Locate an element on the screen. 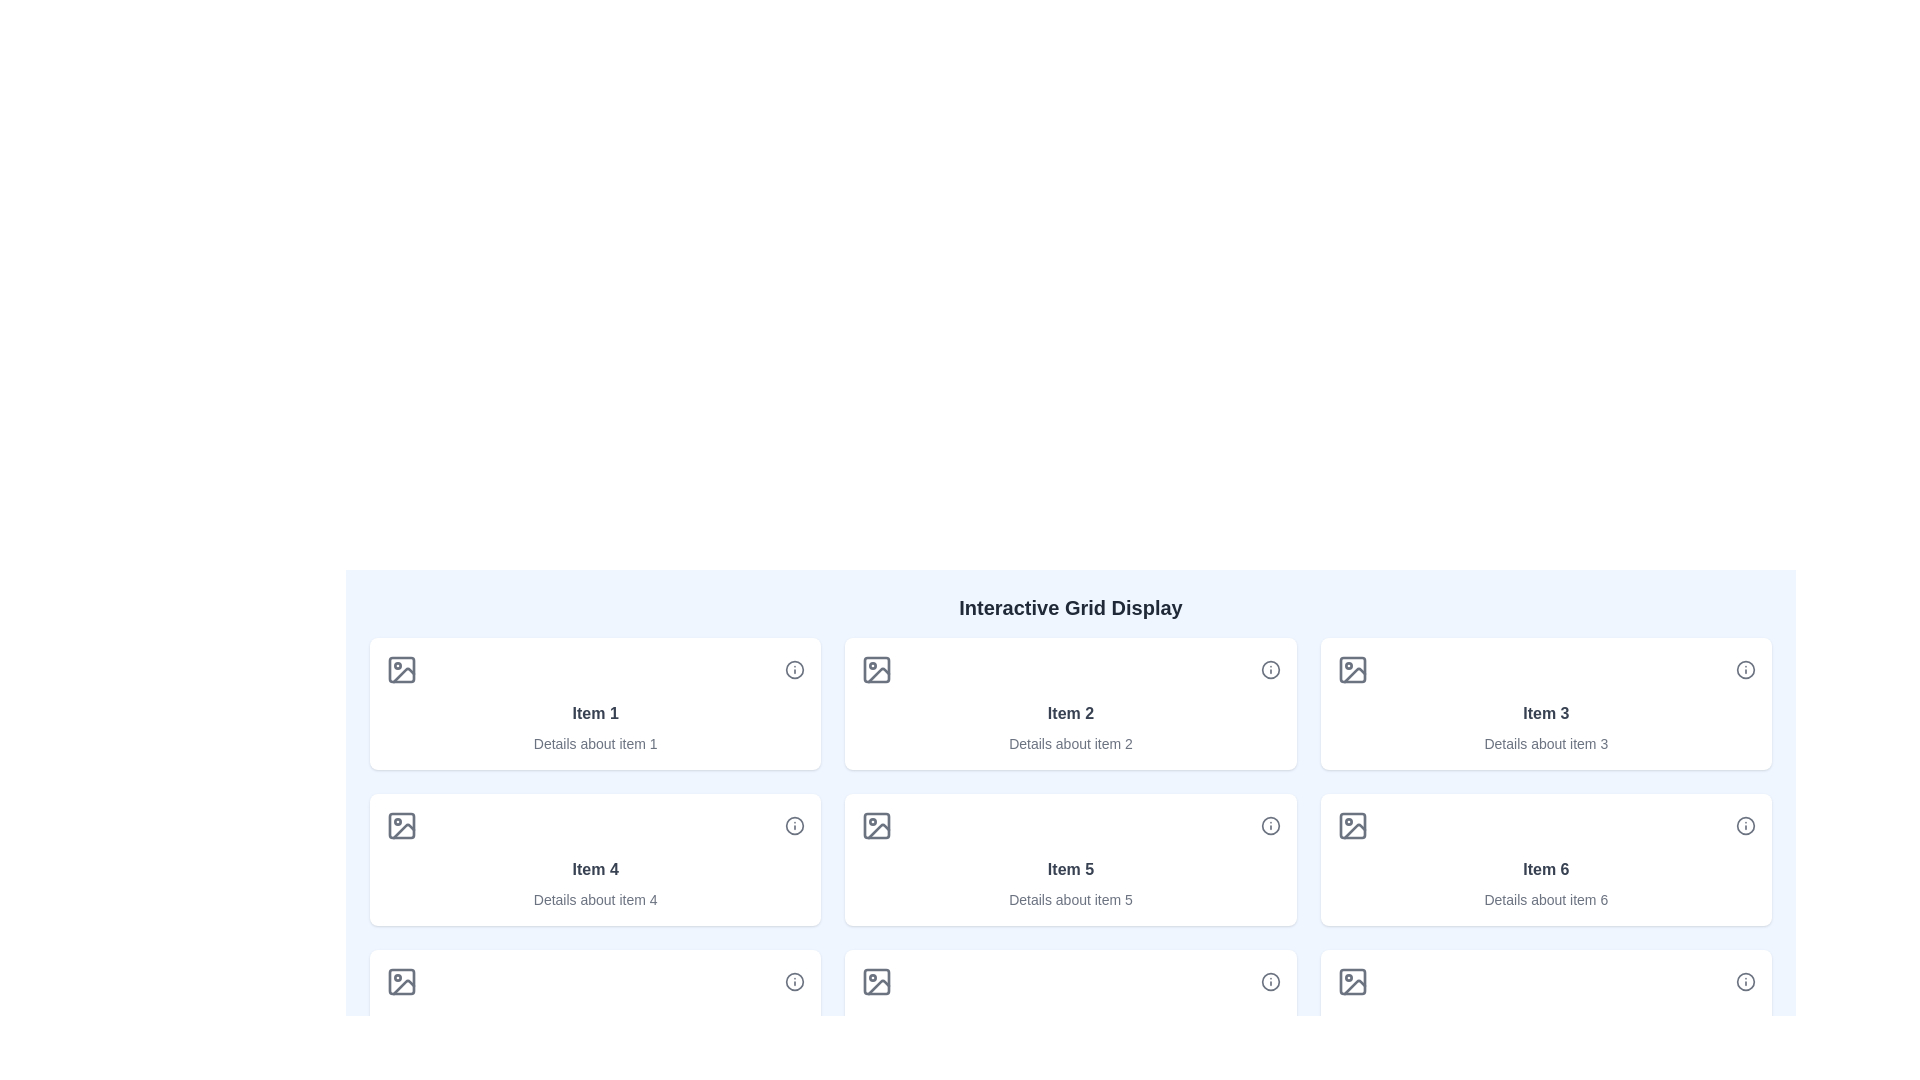  the gray stroke icon shaped like a picture frame with a mountain and sun symbol, located in the card for 'Item 4' above the text 'Details about item 4' is located at coordinates (401, 825).